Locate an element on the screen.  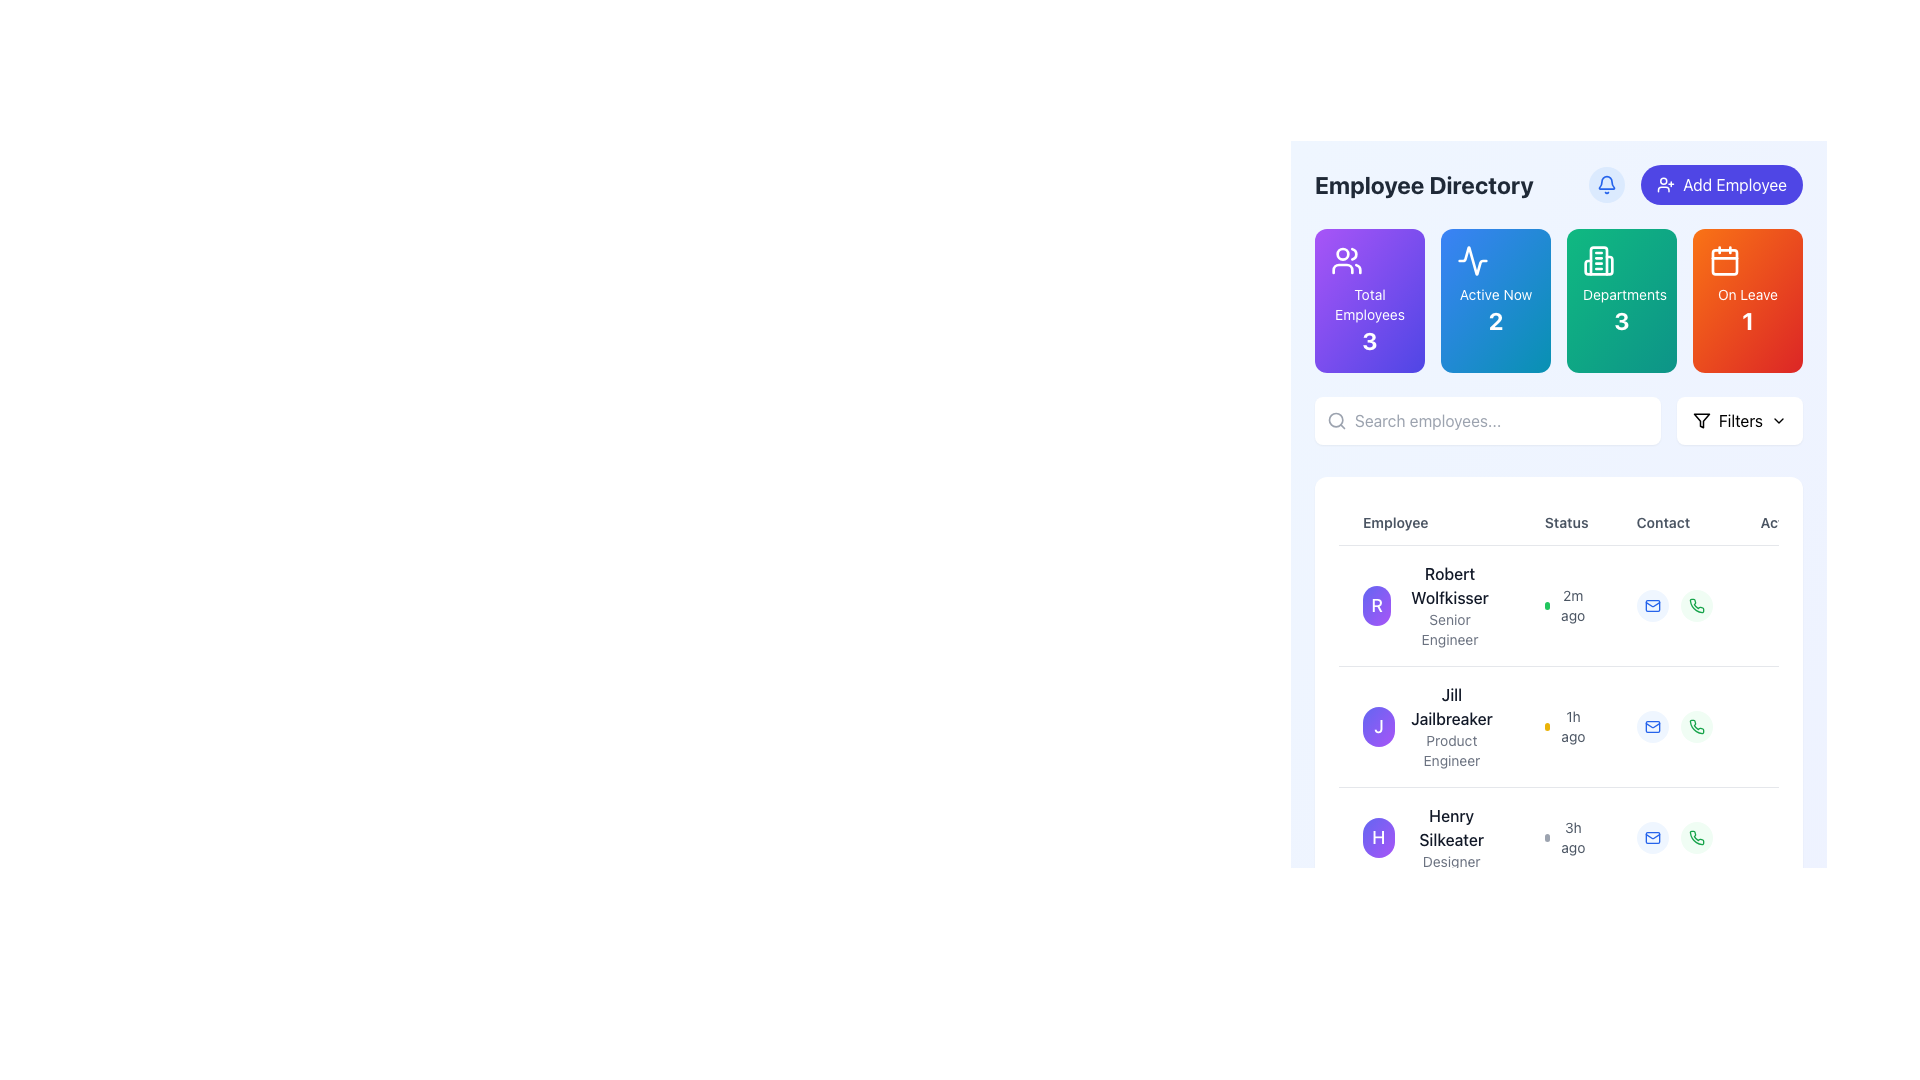
the Text label indicating the total number of employees located in the bottom section of the purple tile labeled 'Total Employees' is located at coordinates (1368, 339).